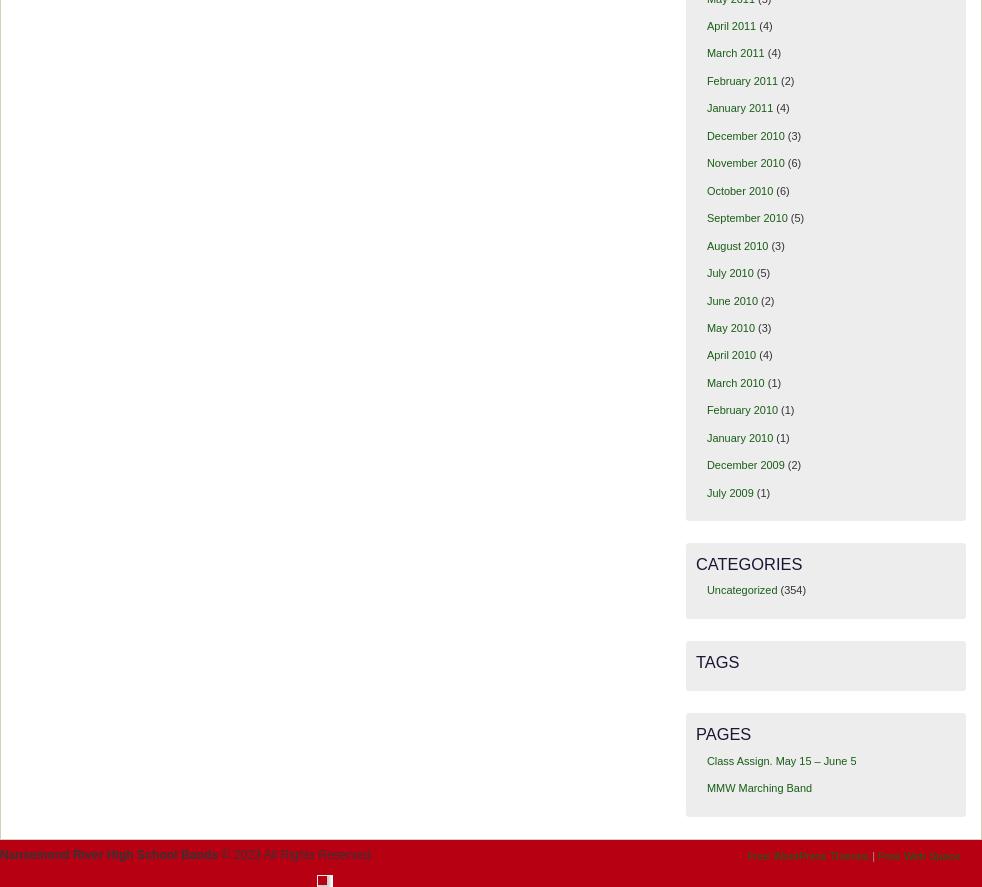 The width and height of the screenshot is (982, 887). What do you see at coordinates (918, 855) in the screenshot?
I see `'Free Web Space'` at bounding box center [918, 855].